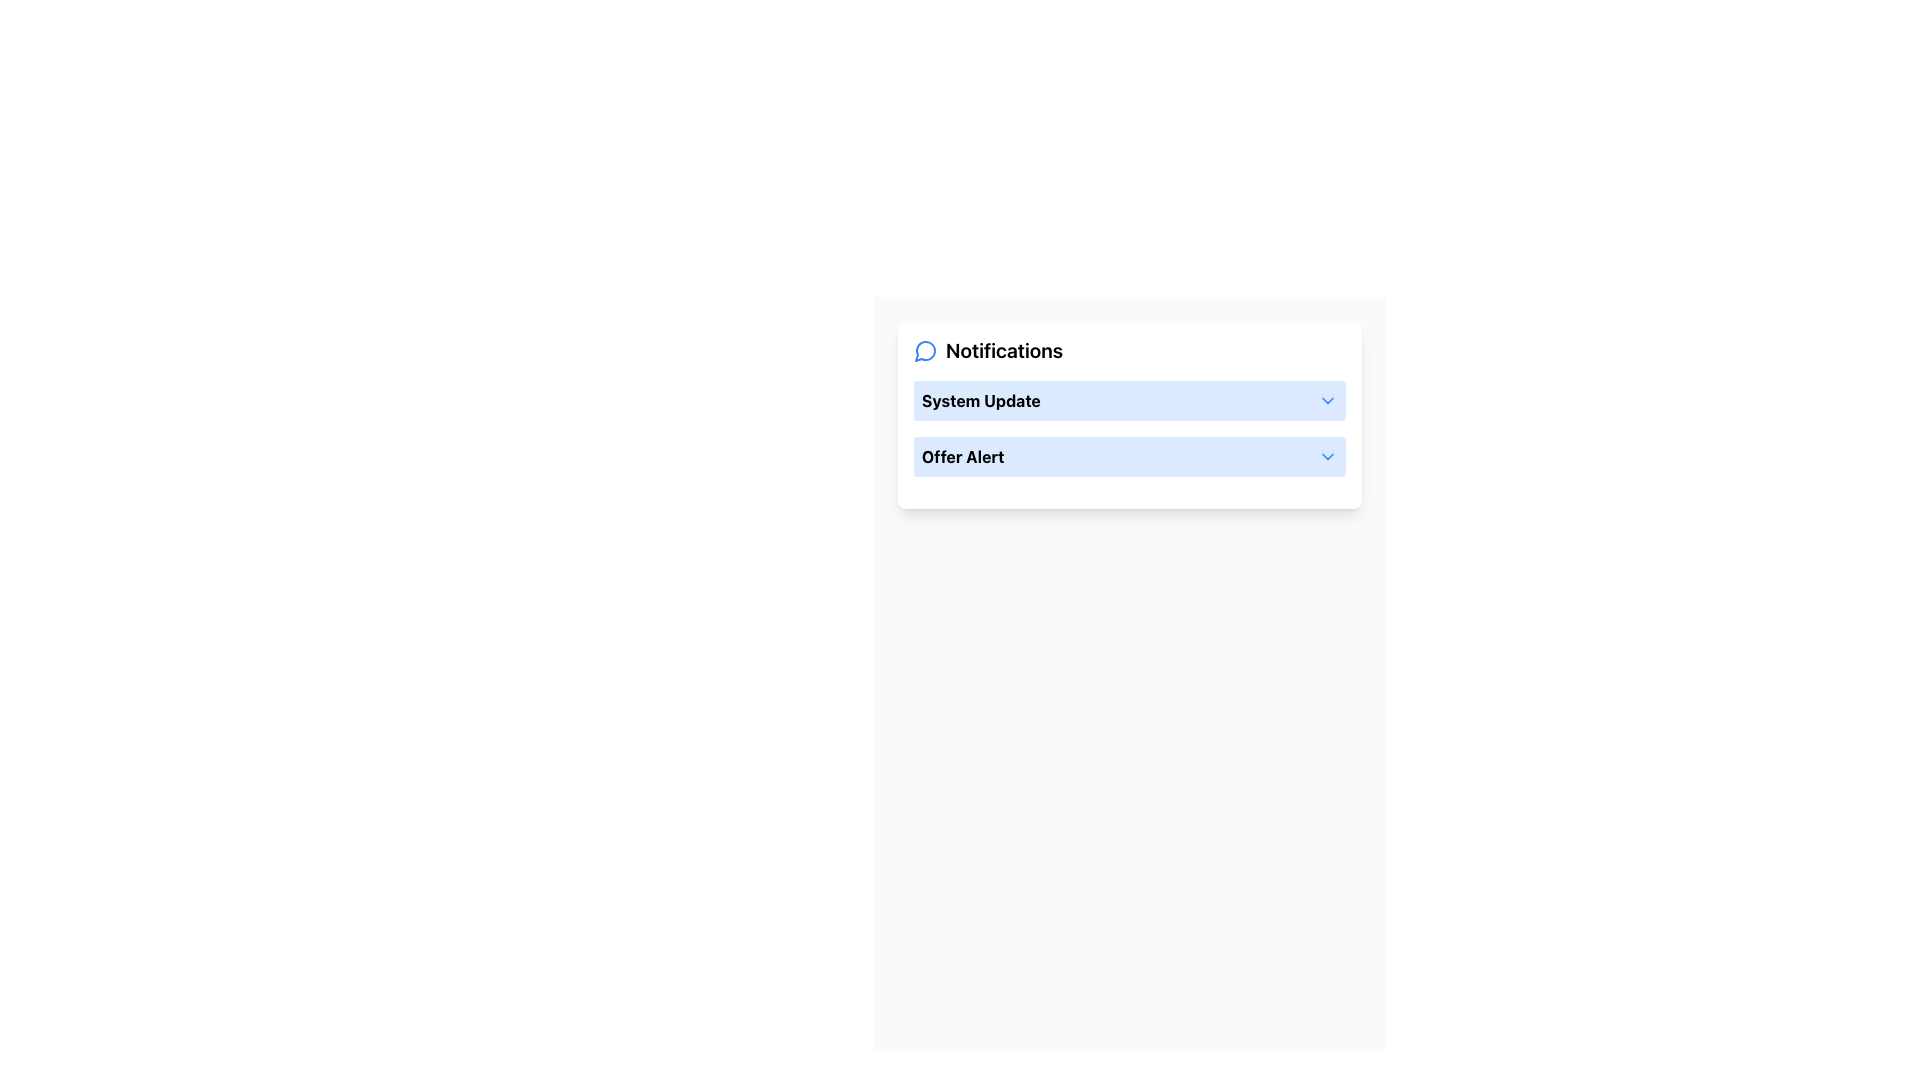  Describe the element at coordinates (924, 350) in the screenshot. I see `the visual indicator icon located to the left of the 'Notifications' title in the header section, which signifies messages, comments, or notifications` at that location.